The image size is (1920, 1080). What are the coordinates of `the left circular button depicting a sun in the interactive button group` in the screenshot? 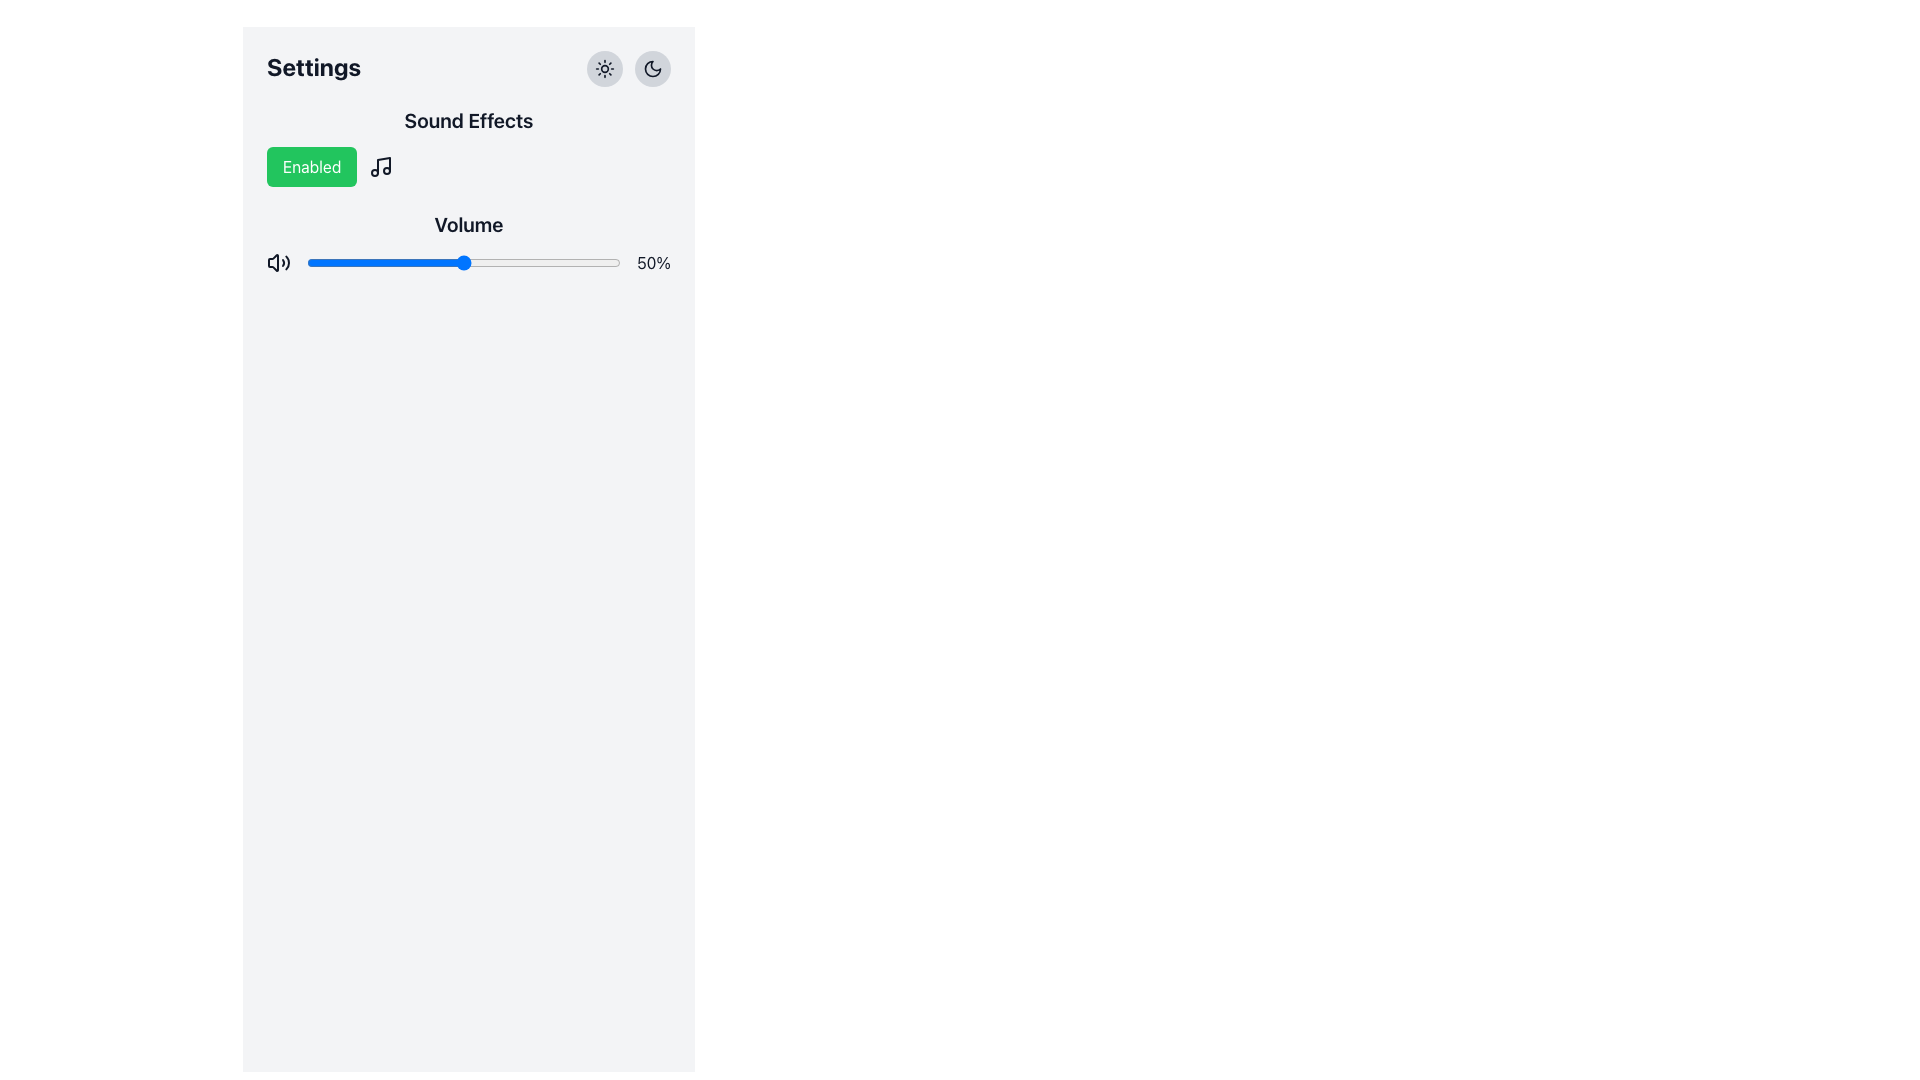 It's located at (627, 68).